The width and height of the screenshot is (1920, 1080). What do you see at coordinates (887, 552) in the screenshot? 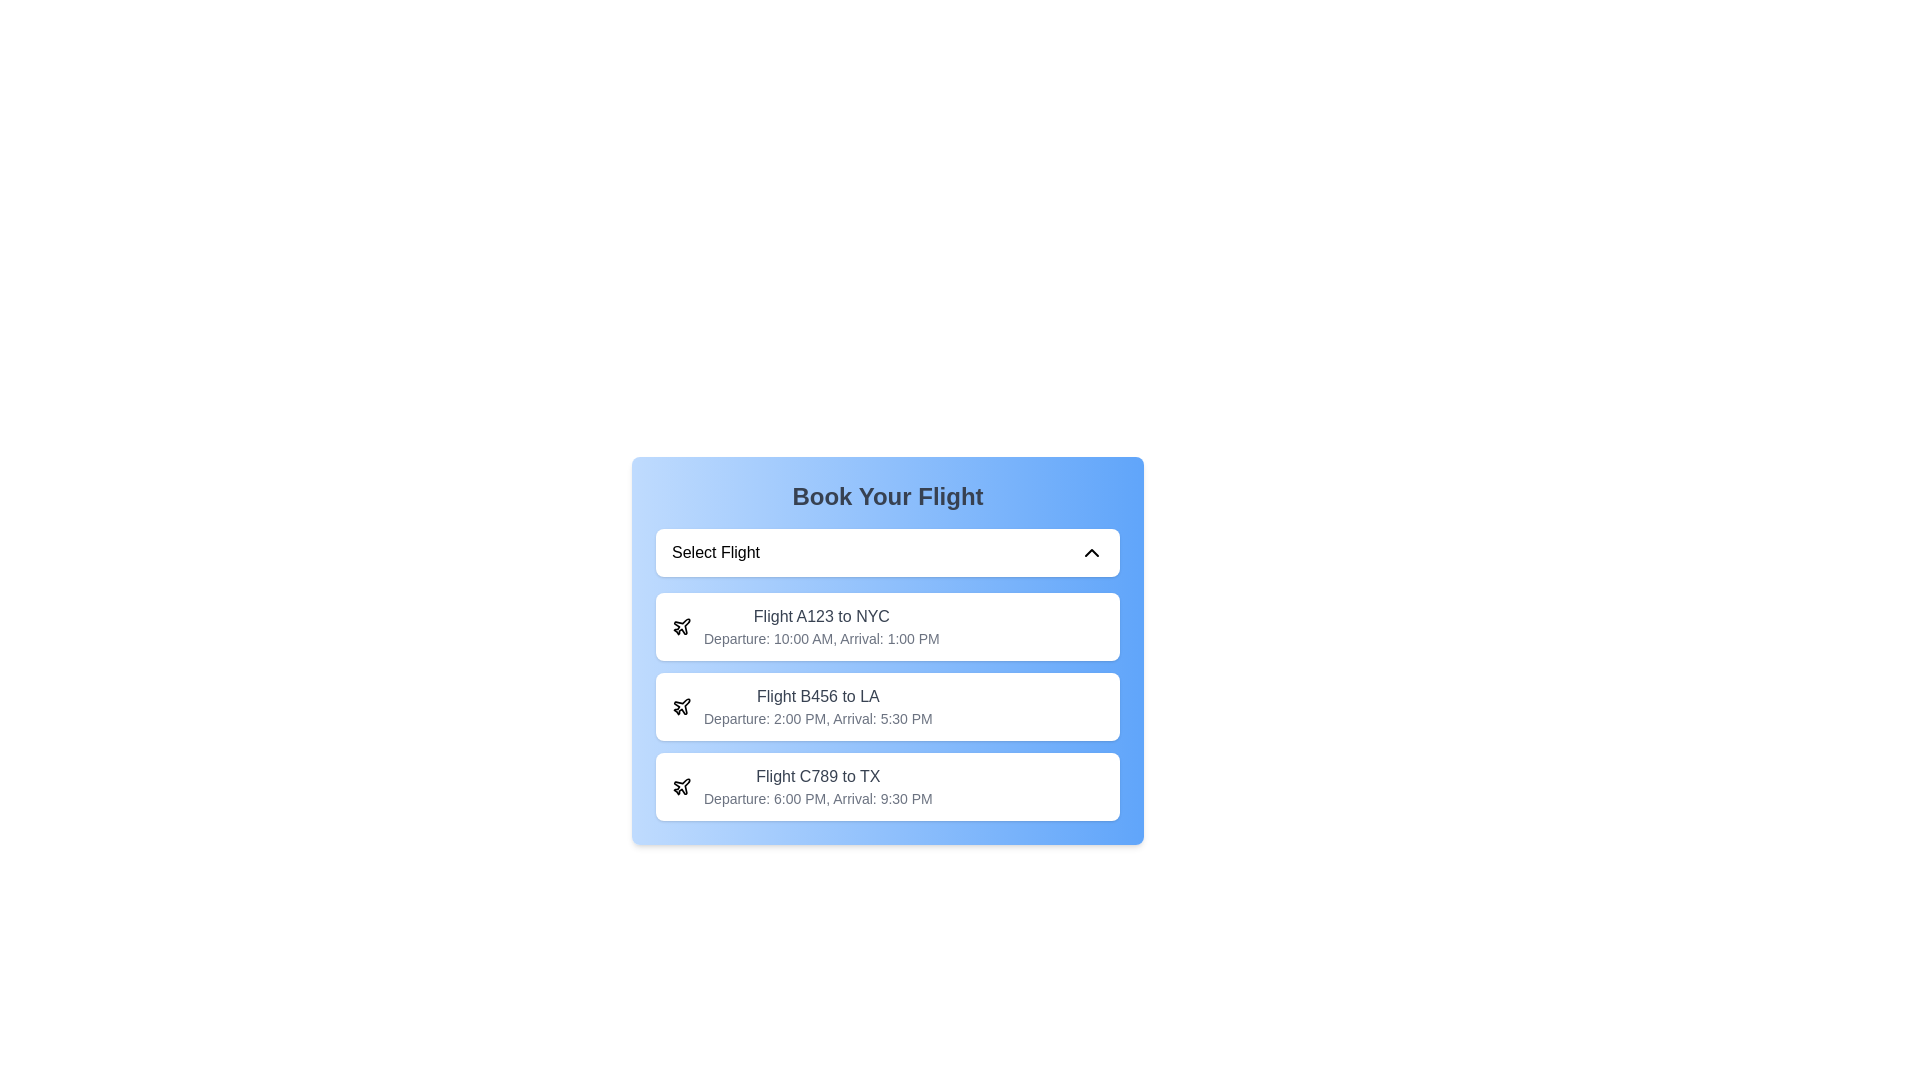
I see `the toggle button to toggle the menu visibility` at bounding box center [887, 552].